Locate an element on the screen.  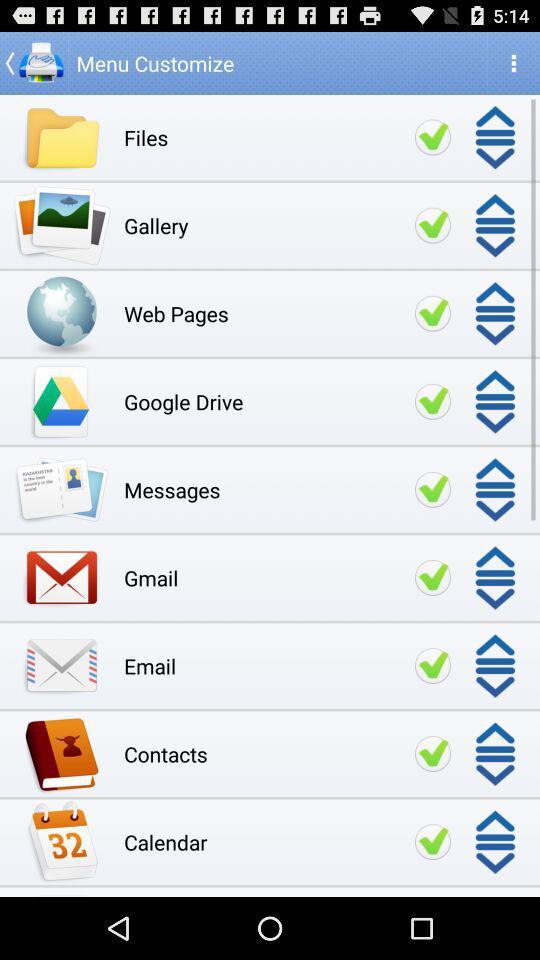
the arrow_backward icon is located at coordinates (33, 67).